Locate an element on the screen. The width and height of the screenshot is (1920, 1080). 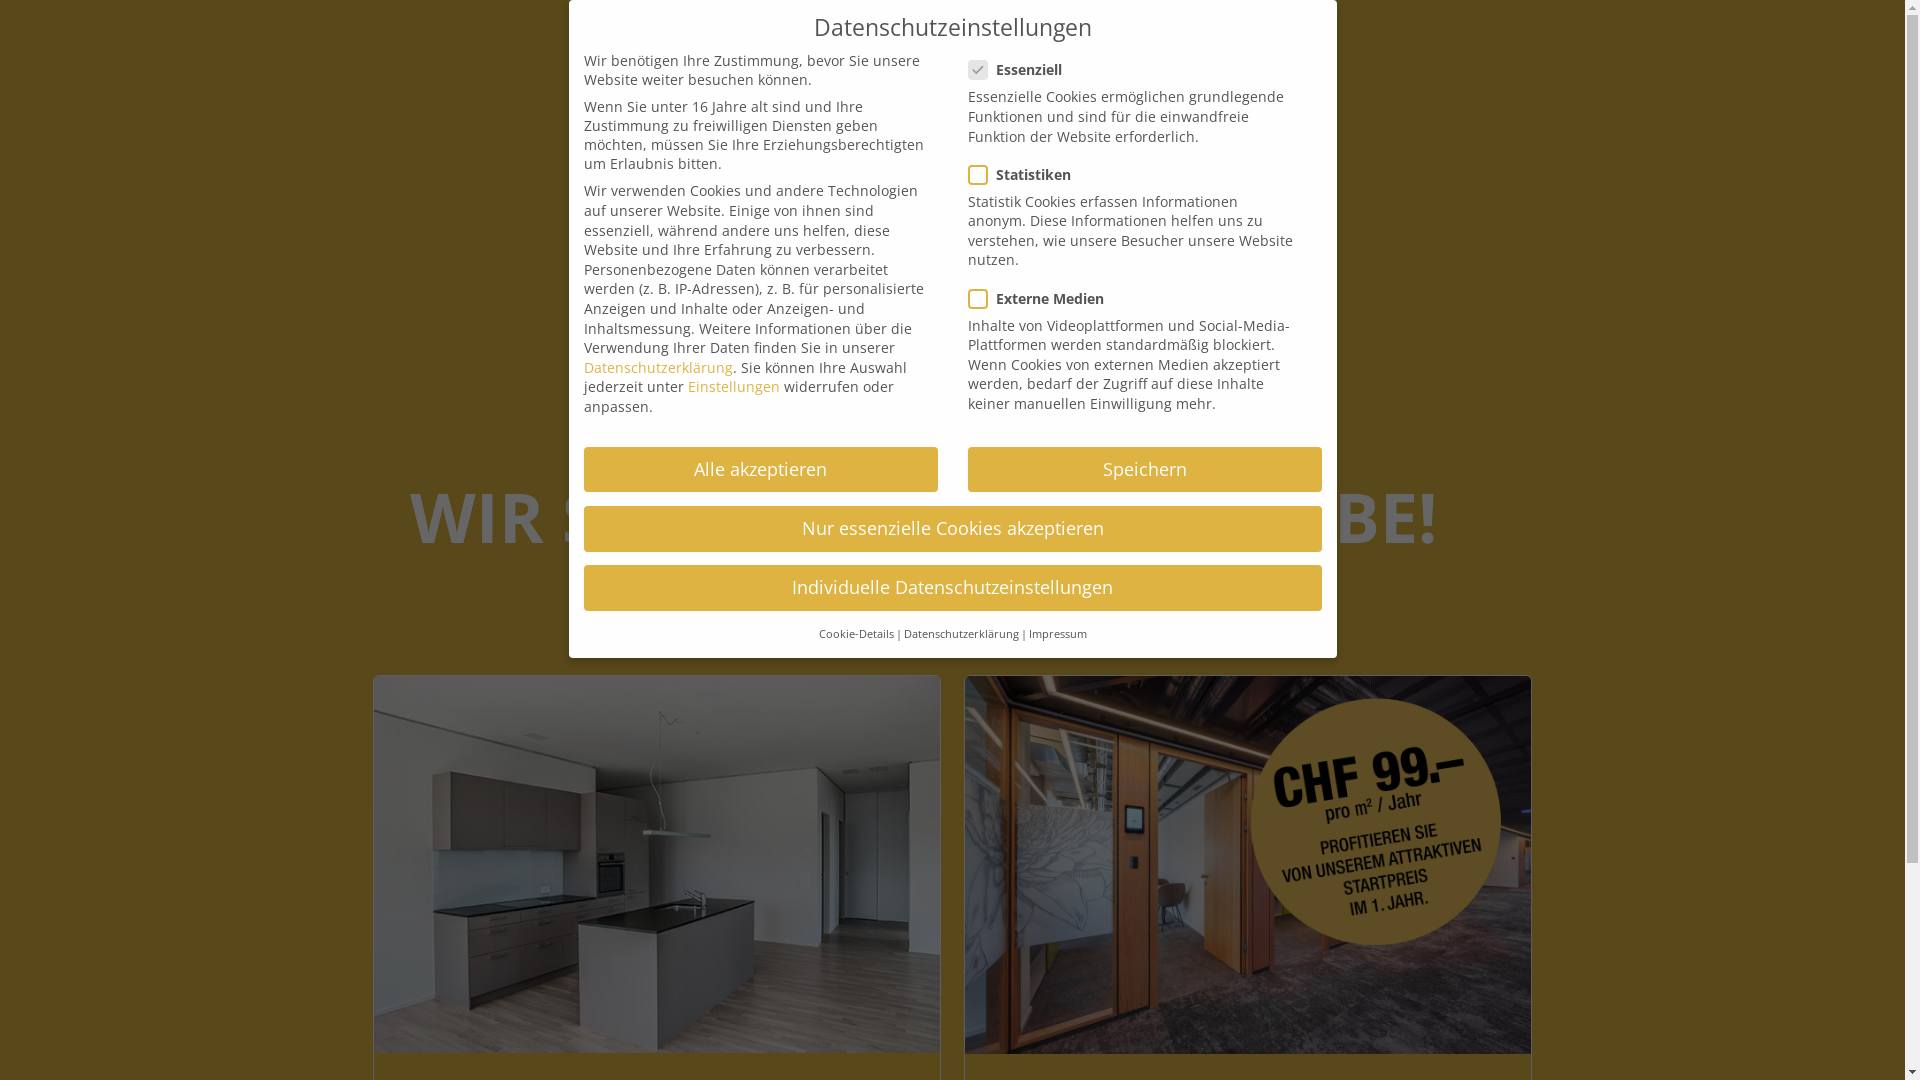
'Nur essenzielle Cookies akzeptieren' is located at coordinates (952, 527).